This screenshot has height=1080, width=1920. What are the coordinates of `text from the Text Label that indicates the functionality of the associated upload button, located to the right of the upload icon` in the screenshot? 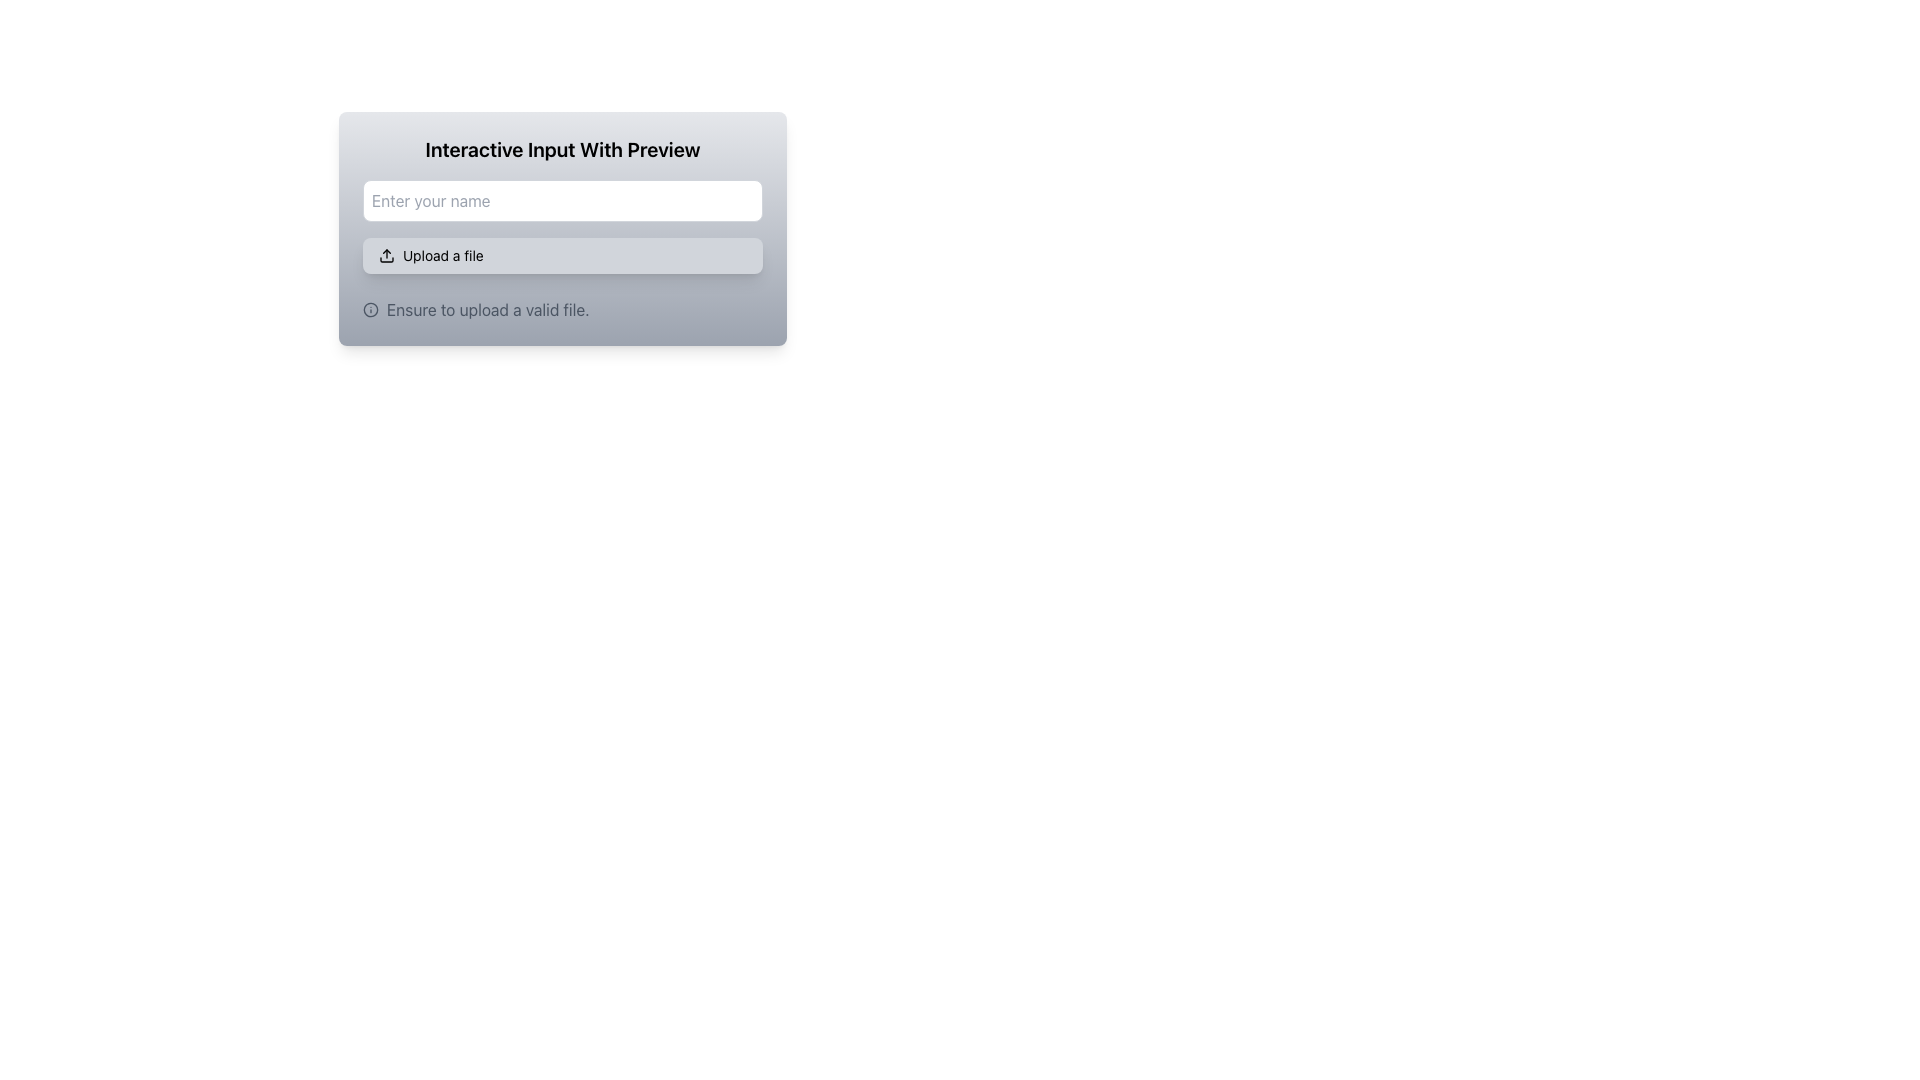 It's located at (442, 254).